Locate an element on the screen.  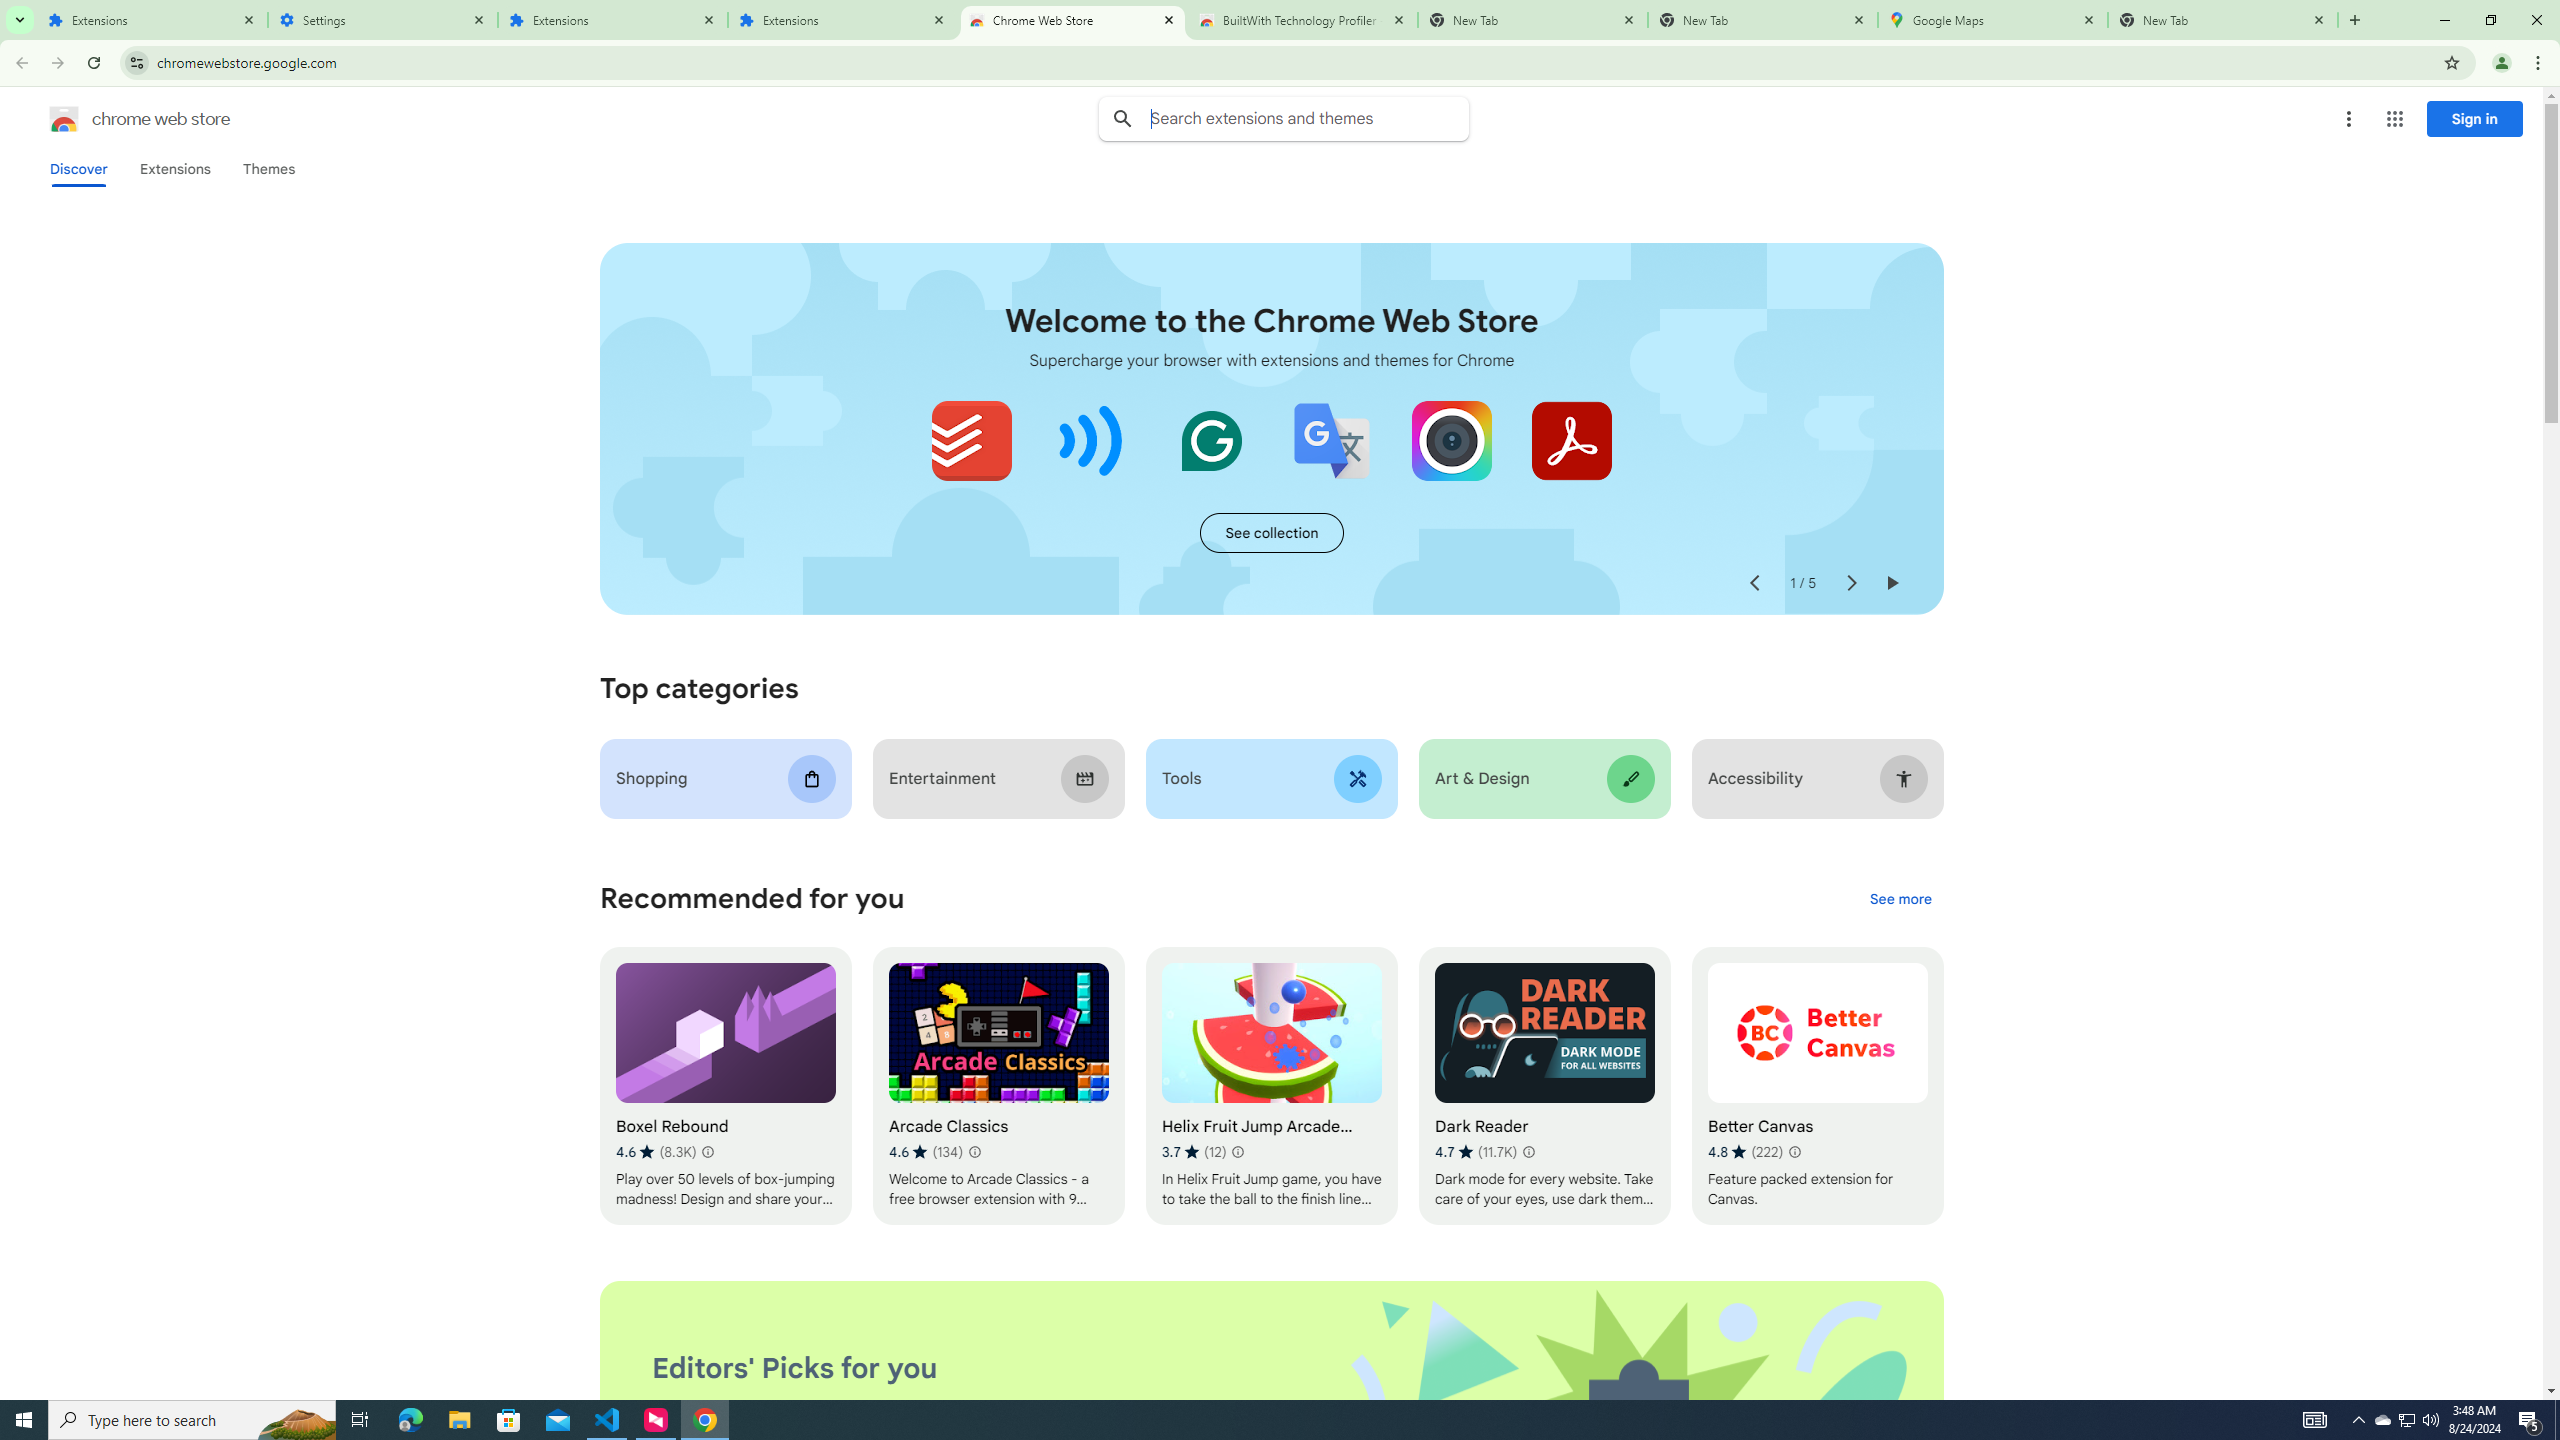
'Learn more about results and reviews "Boxel Rebound"' is located at coordinates (706, 1152).